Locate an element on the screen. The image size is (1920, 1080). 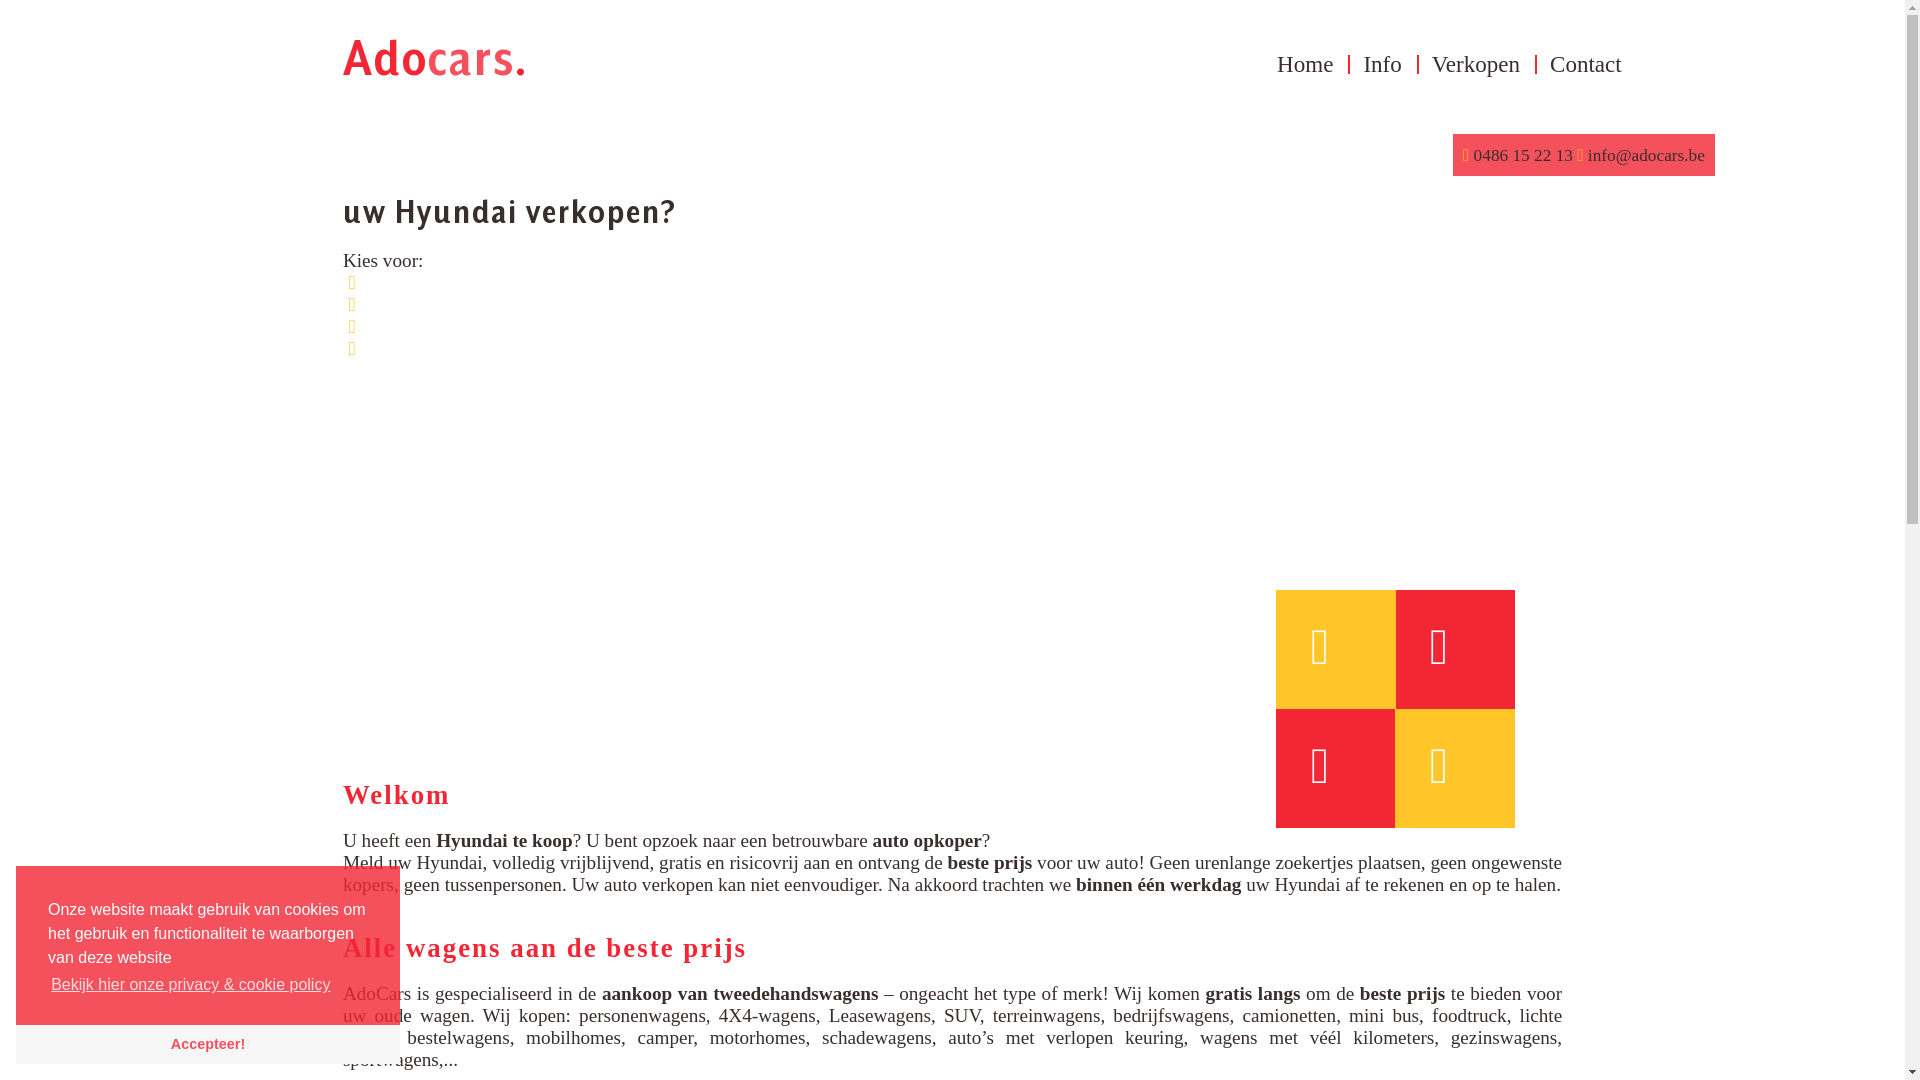
'schadewagens' is located at coordinates (877, 1036).